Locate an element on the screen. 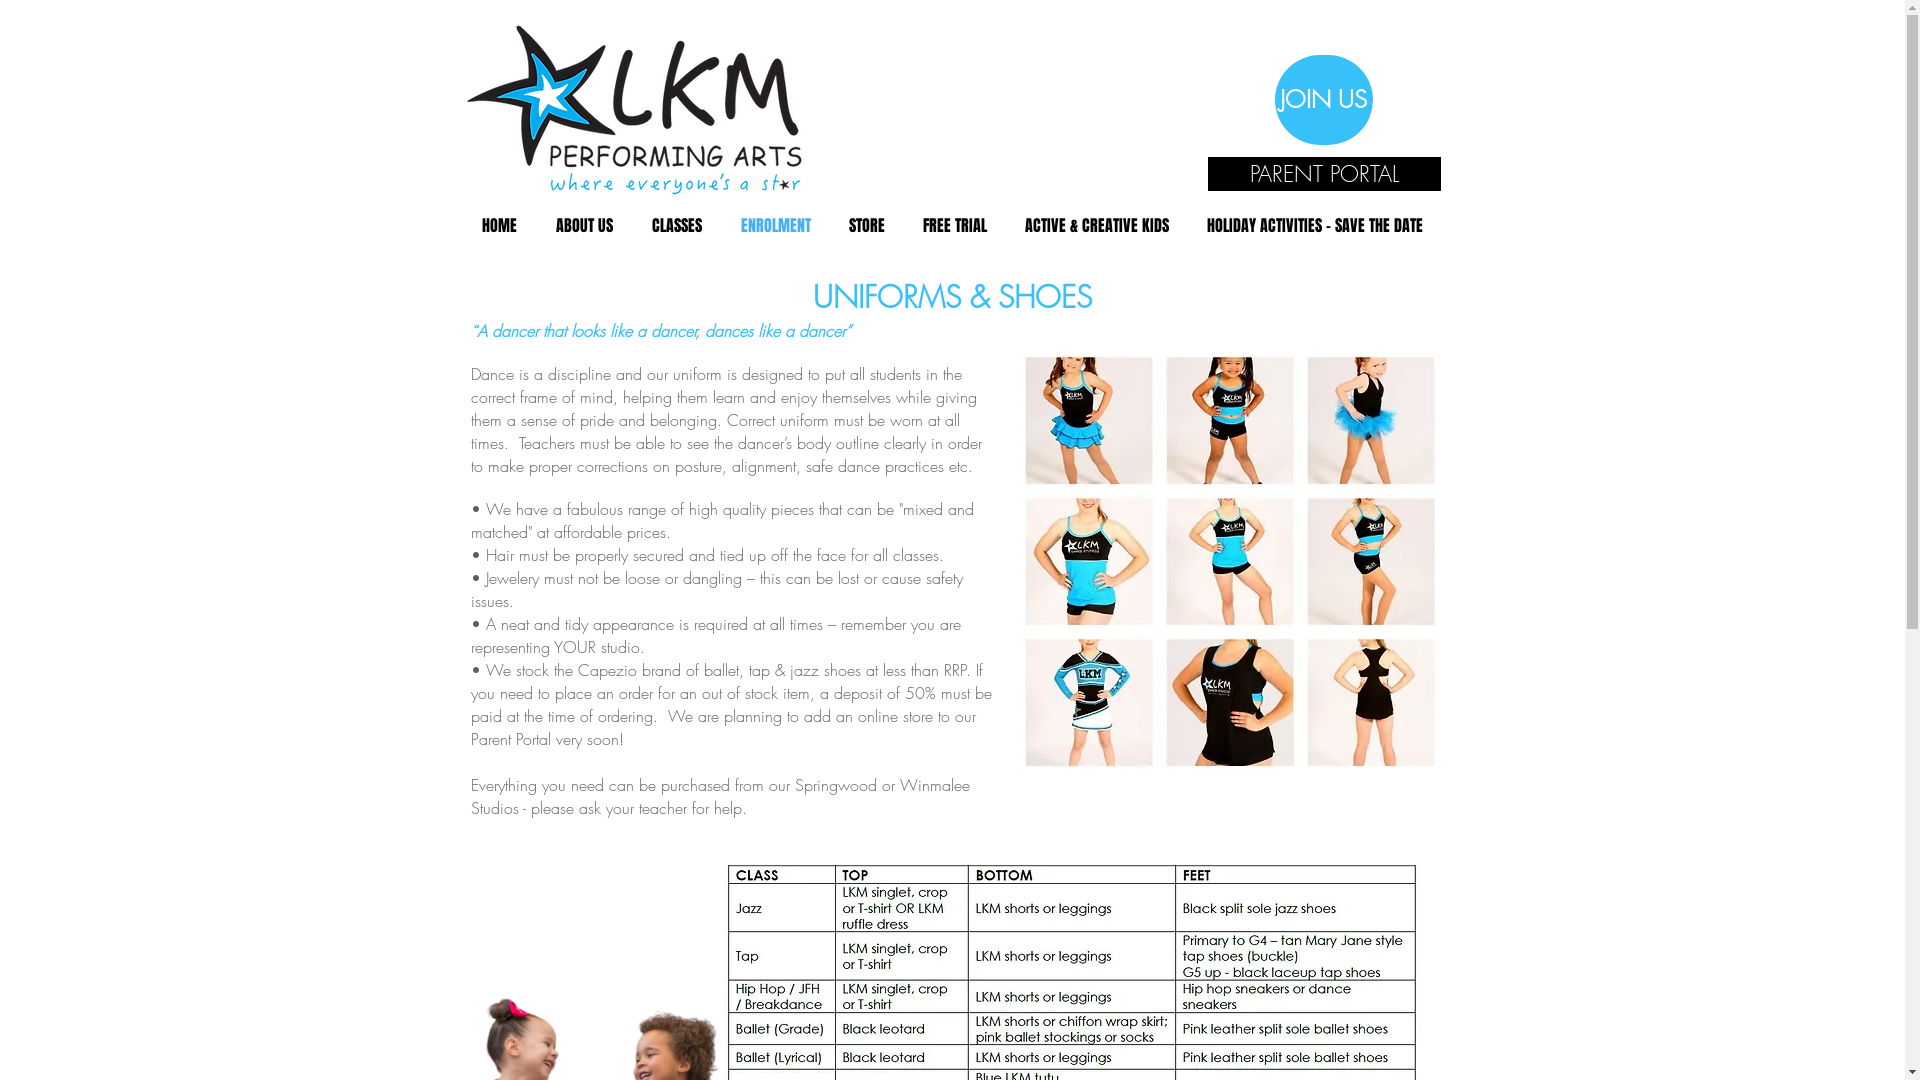  'ACTIVE & CREATIVE KIDS' is located at coordinates (1096, 225).